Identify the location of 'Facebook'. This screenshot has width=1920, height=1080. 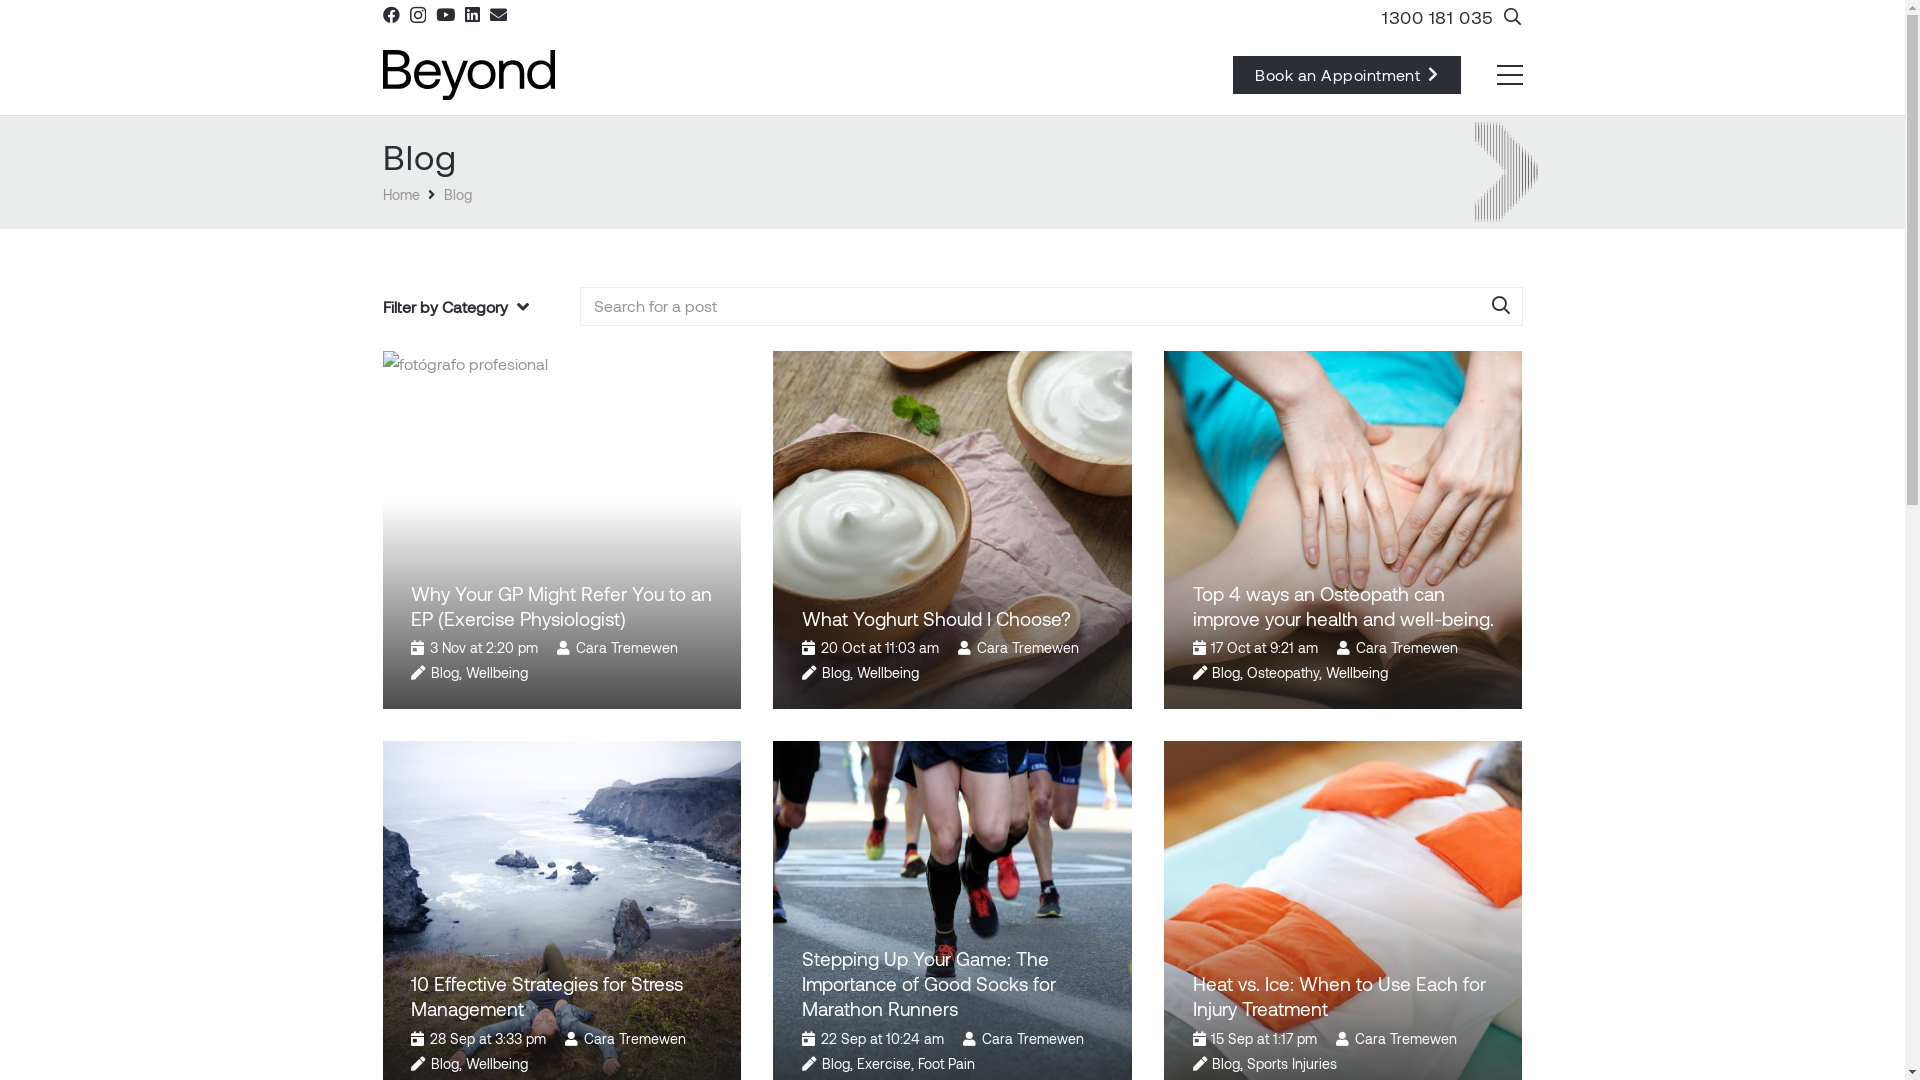
(996, 873).